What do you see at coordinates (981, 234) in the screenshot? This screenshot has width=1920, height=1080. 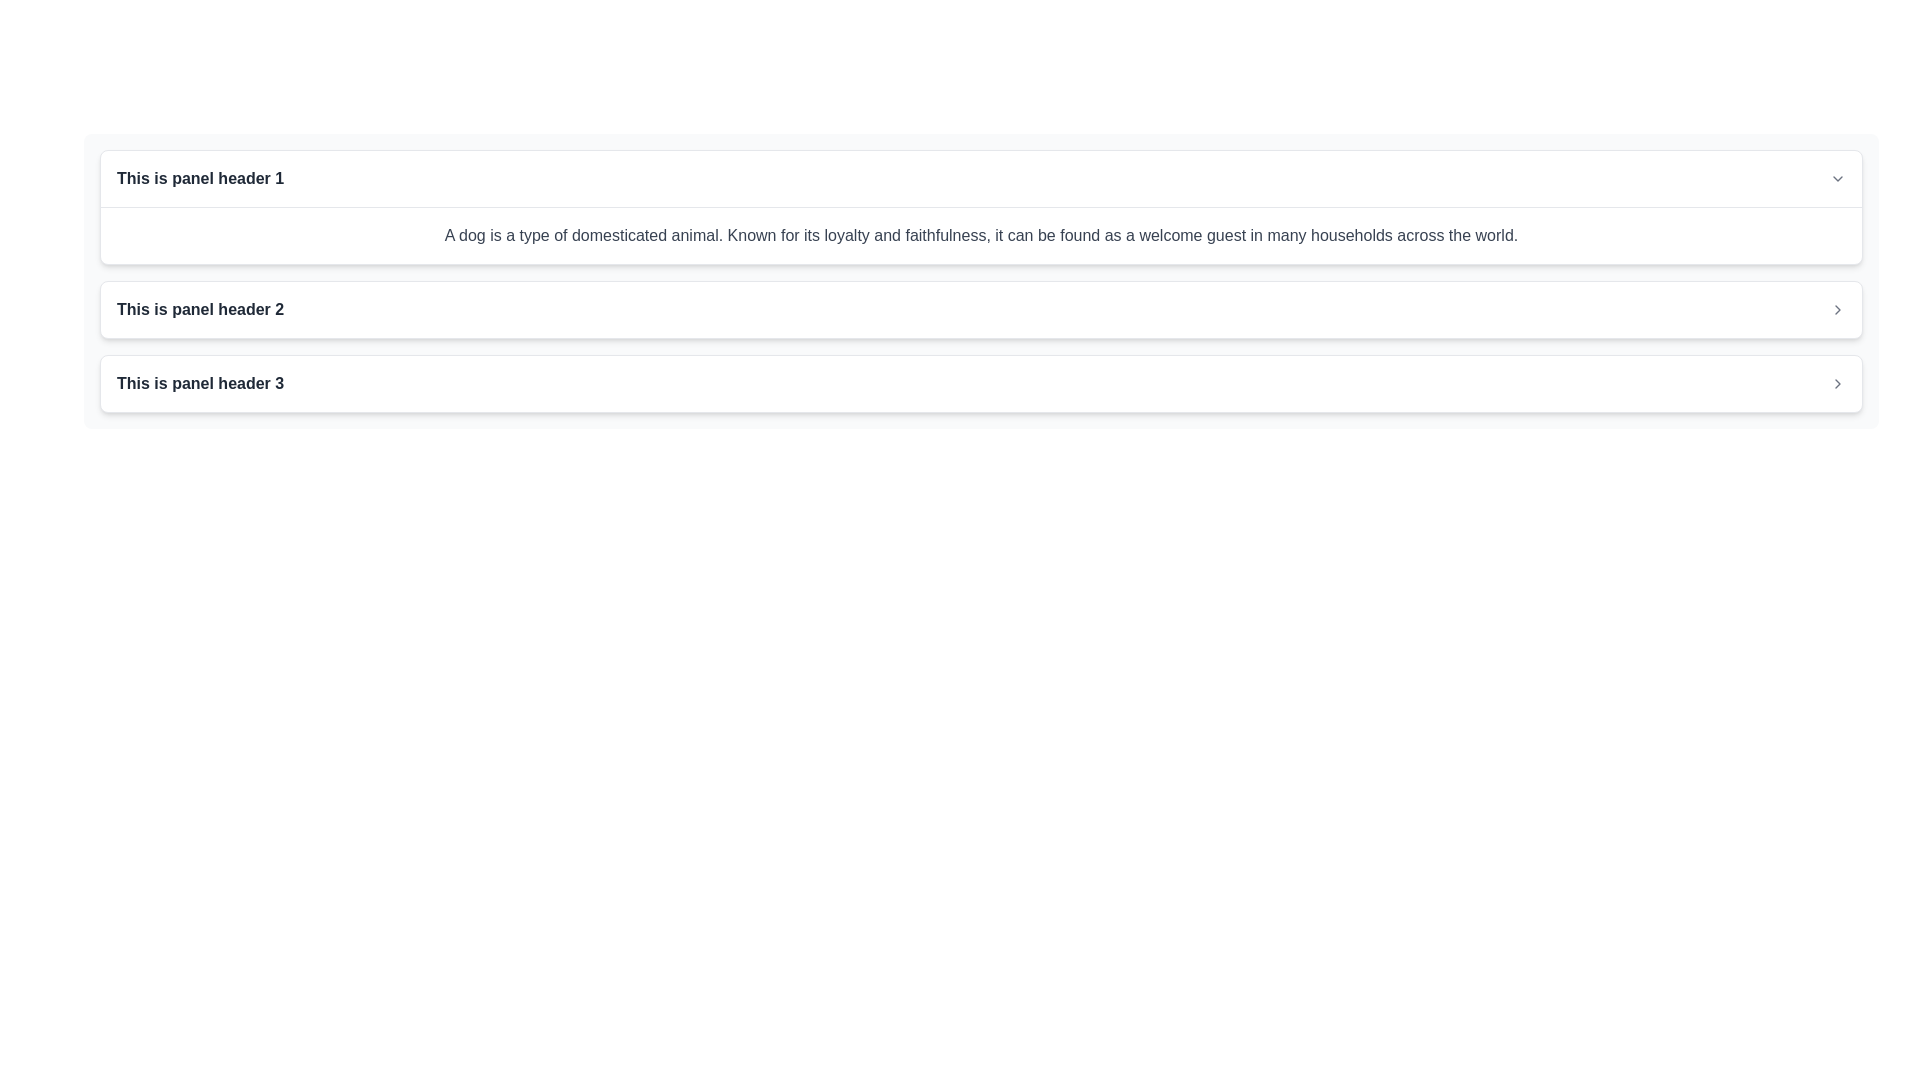 I see `the light gray text block describing a domesticated dog, located below the header 'This is panel header 1'` at bounding box center [981, 234].